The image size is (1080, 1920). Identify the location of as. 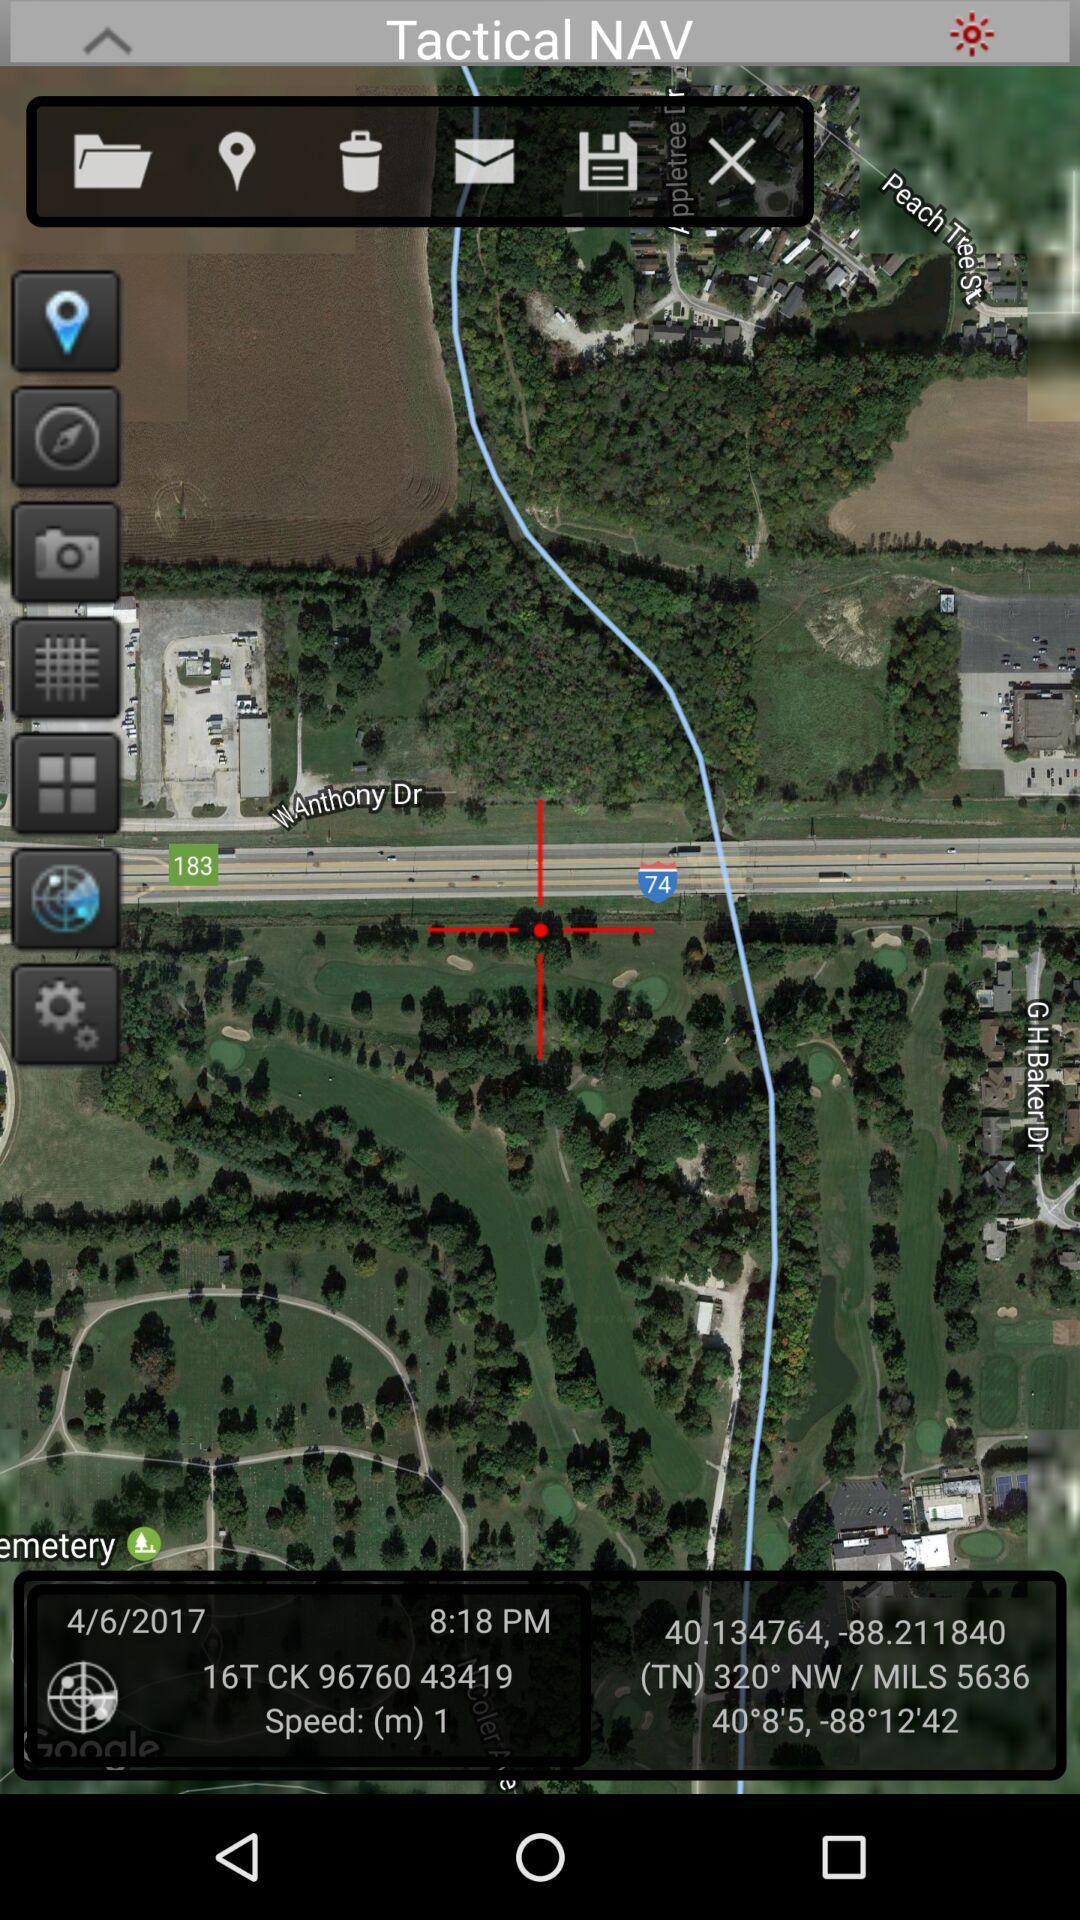
(627, 156).